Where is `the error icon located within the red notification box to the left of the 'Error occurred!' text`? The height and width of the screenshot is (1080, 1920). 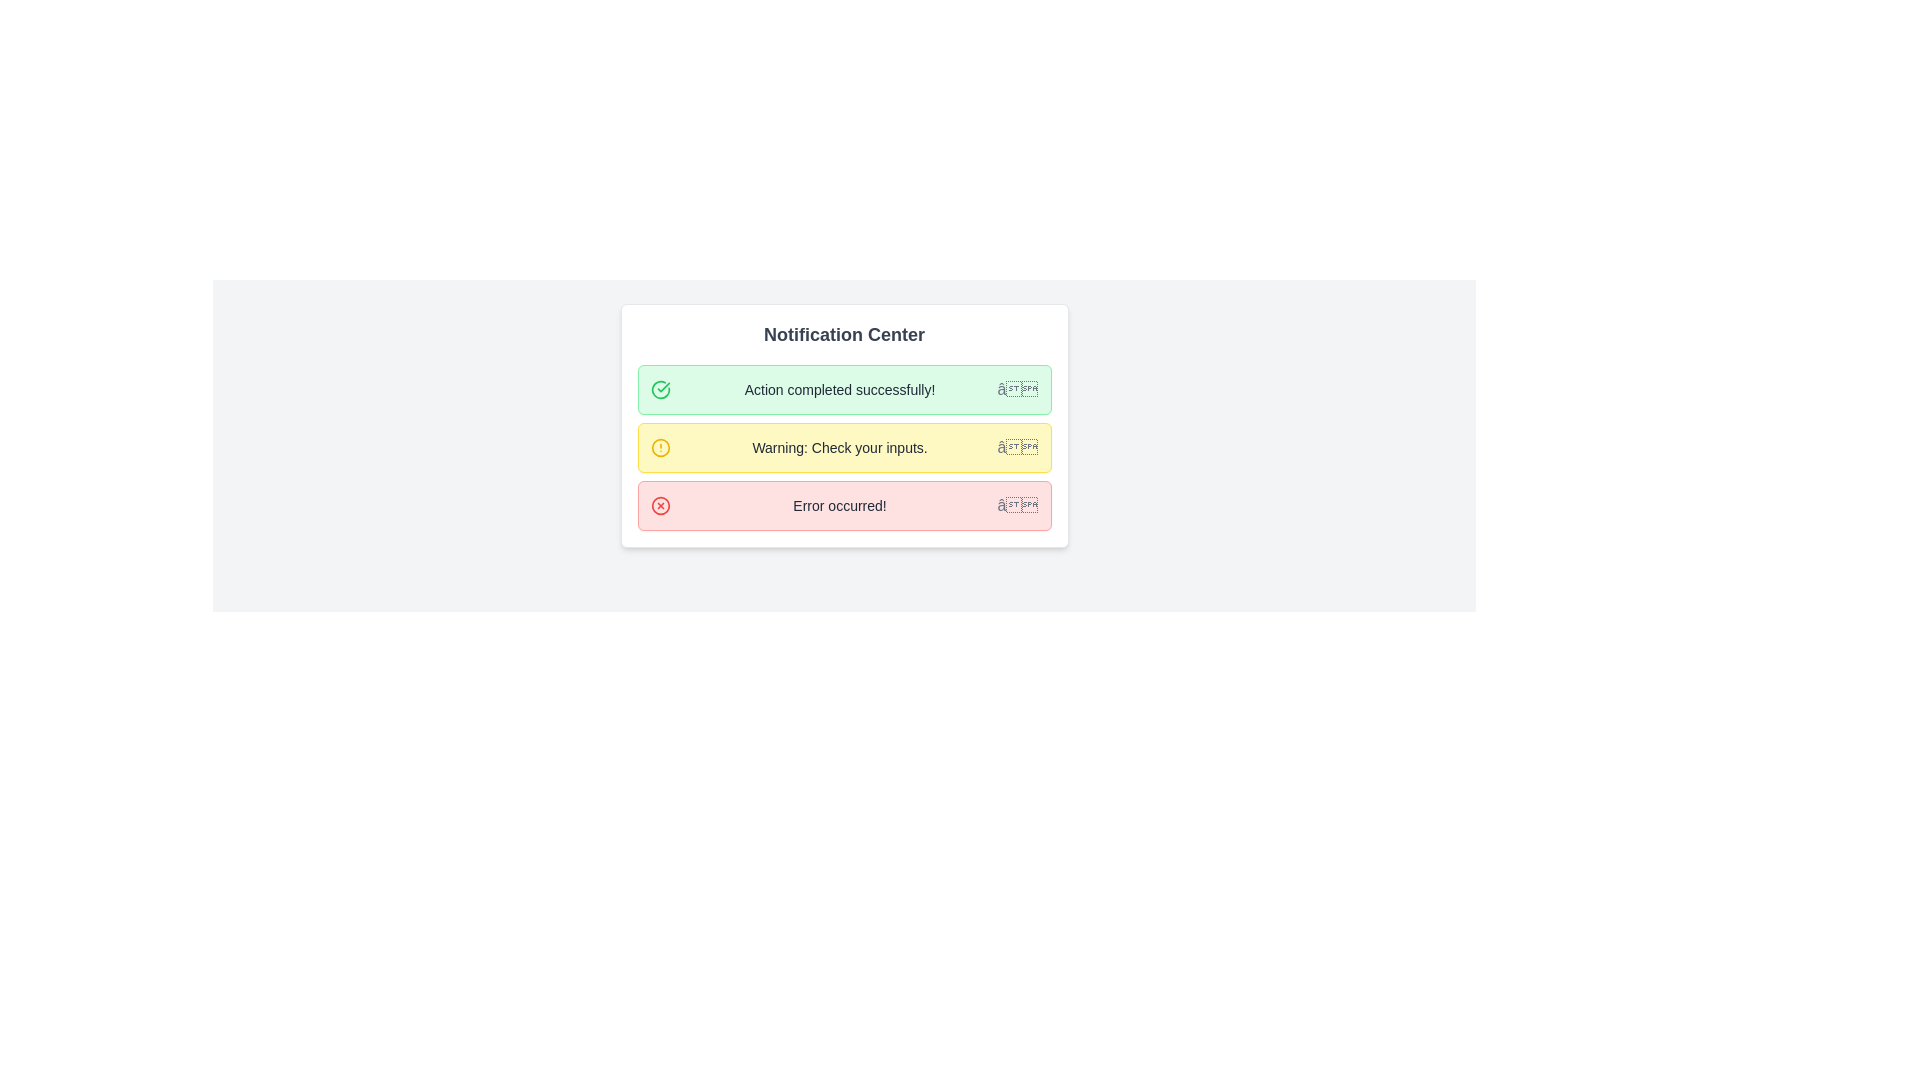 the error icon located within the red notification box to the left of the 'Error occurred!' text is located at coordinates (660, 504).